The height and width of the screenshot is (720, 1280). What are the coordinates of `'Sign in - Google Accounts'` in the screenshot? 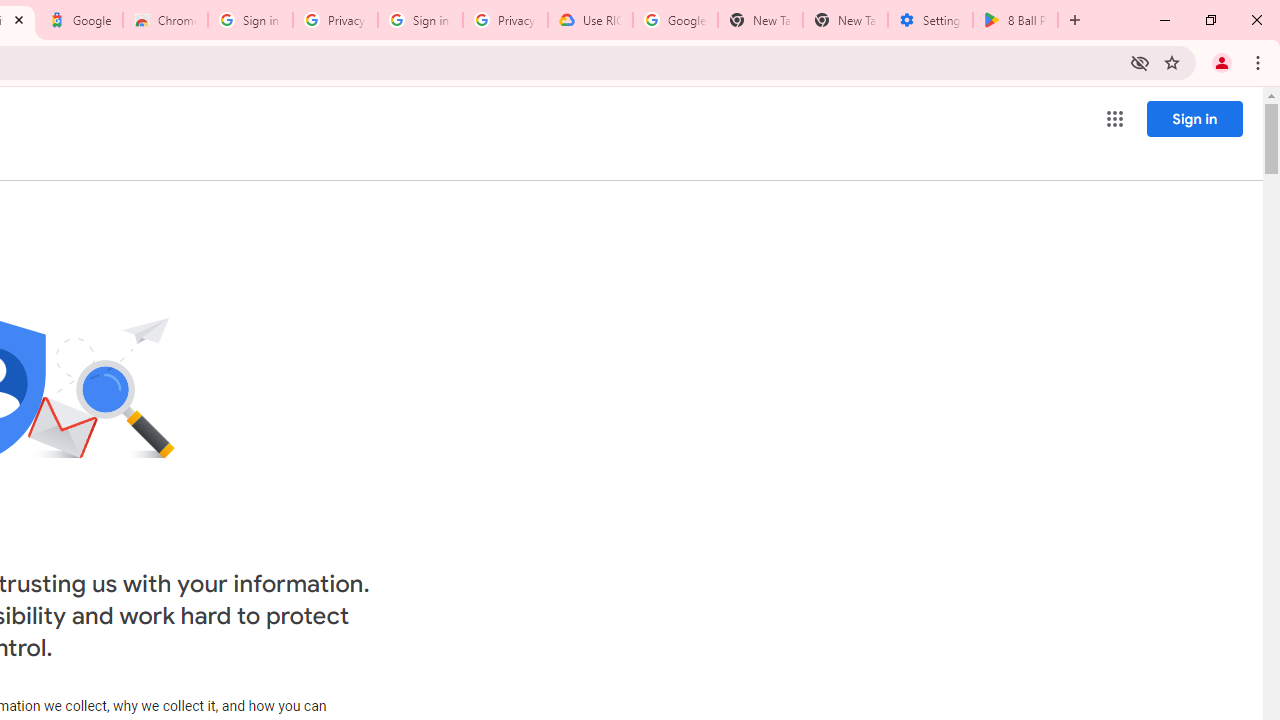 It's located at (249, 20).